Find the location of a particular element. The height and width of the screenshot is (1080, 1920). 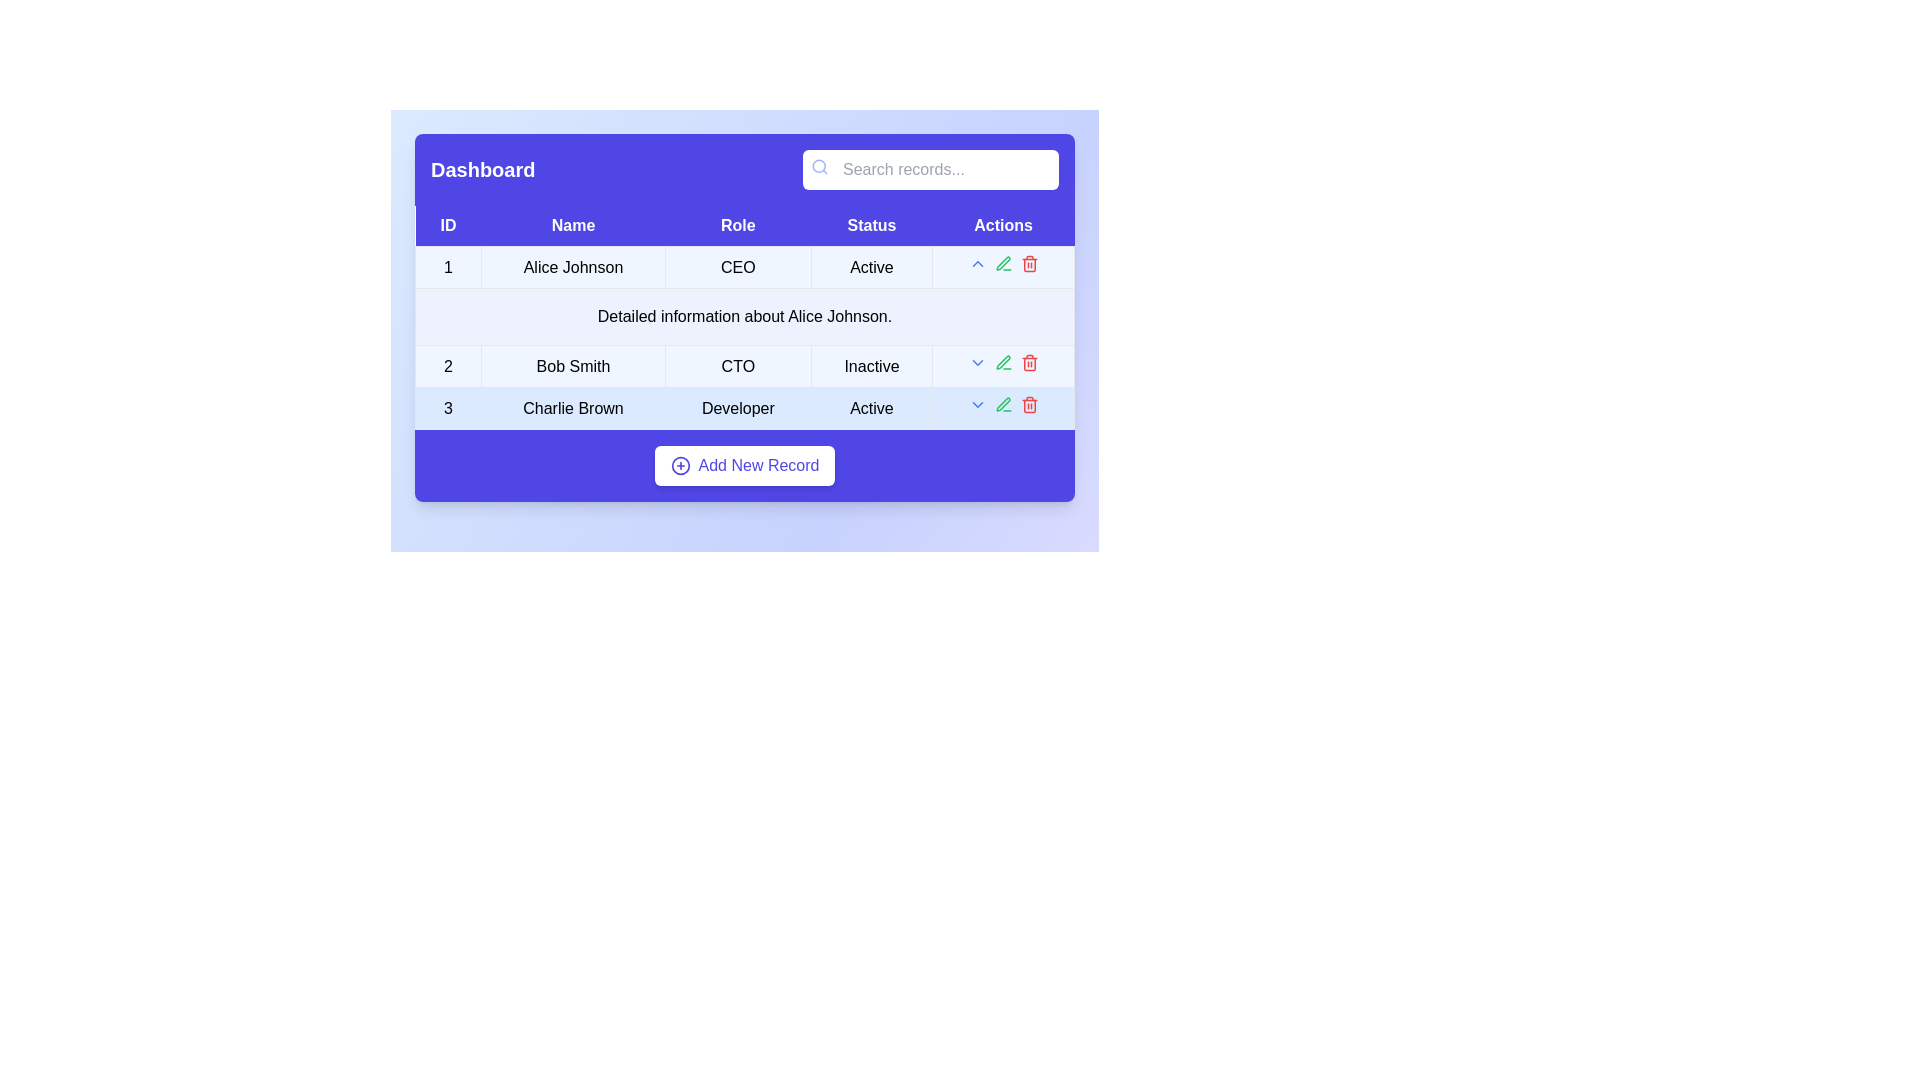

the small circular magnifying glass icon located to the left of the 'Search records...' input field is located at coordinates (820, 165).